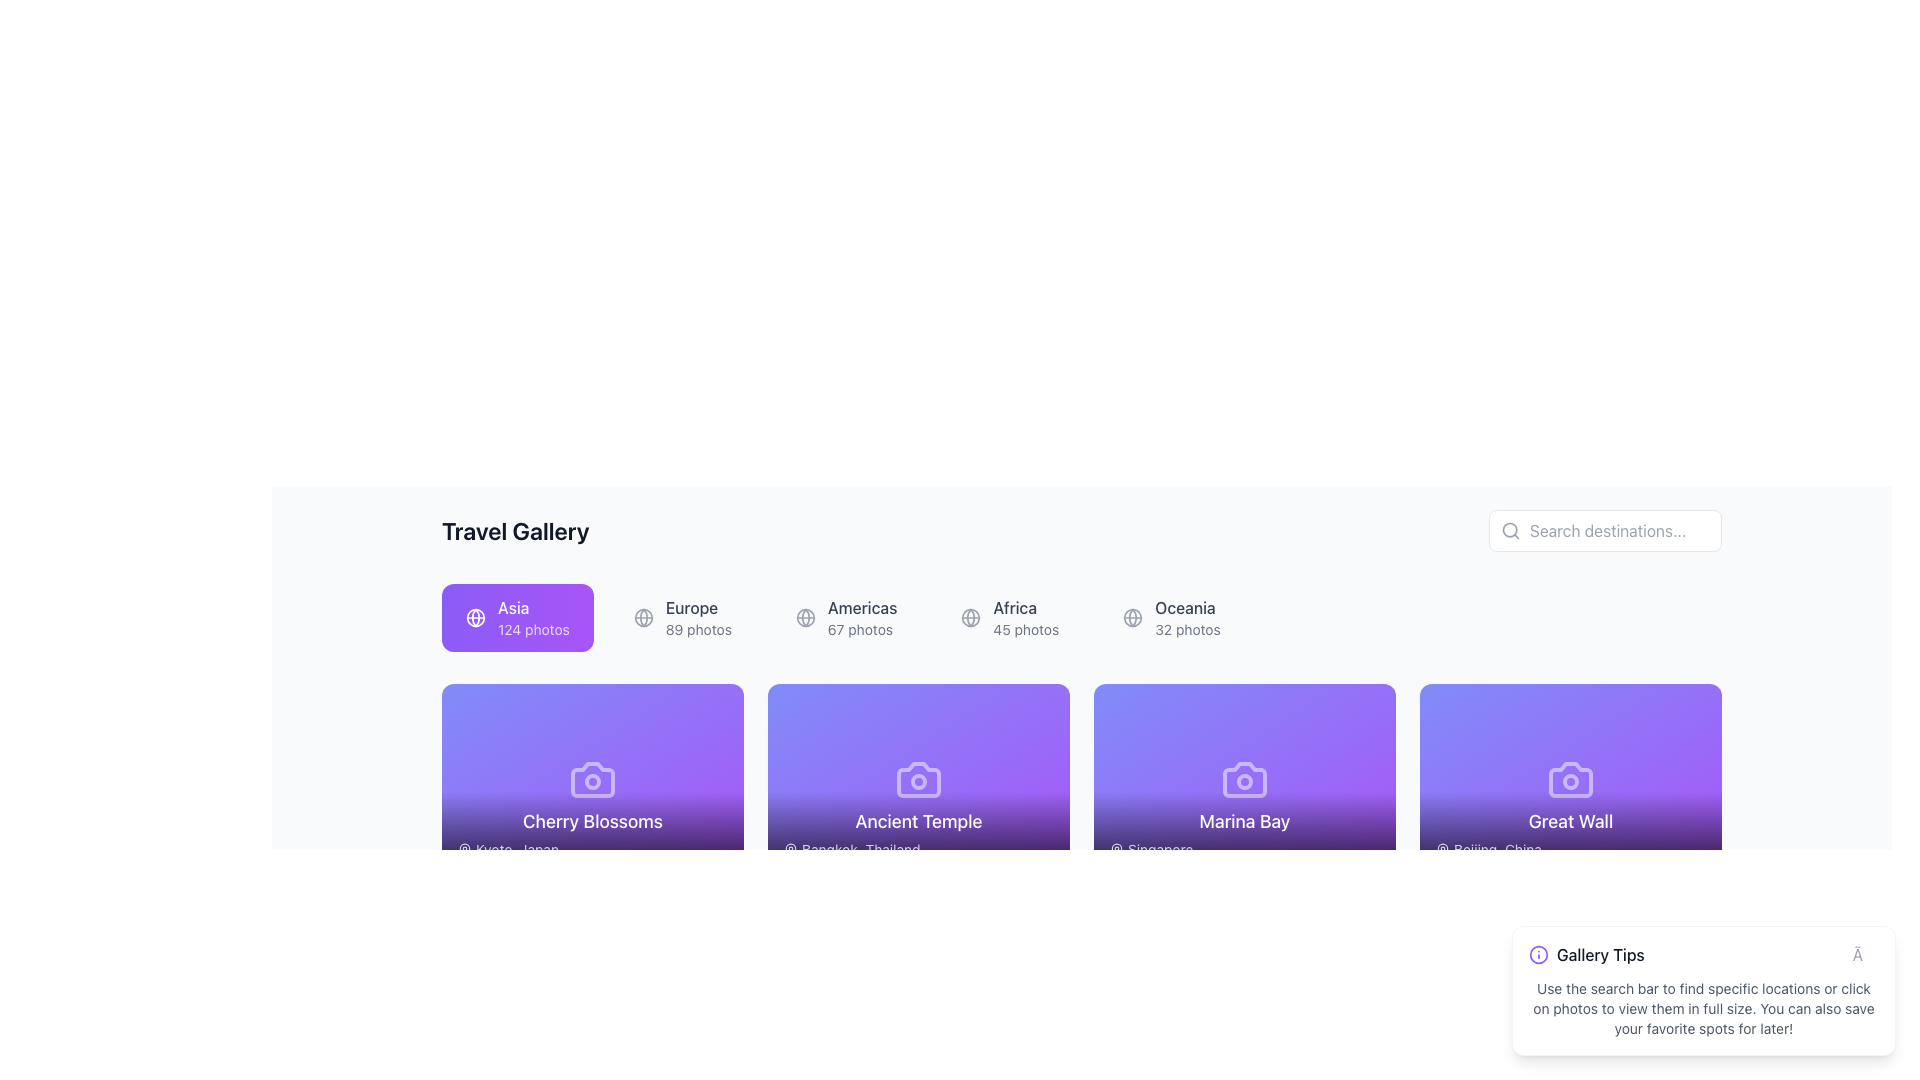 The width and height of the screenshot is (1920, 1080). Describe the element at coordinates (517, 849) in the screenshot. I see `the text label located at the bottom-left of the 'Cherry Blossoms' tile, which provides additional information about this travel destination` at that location.